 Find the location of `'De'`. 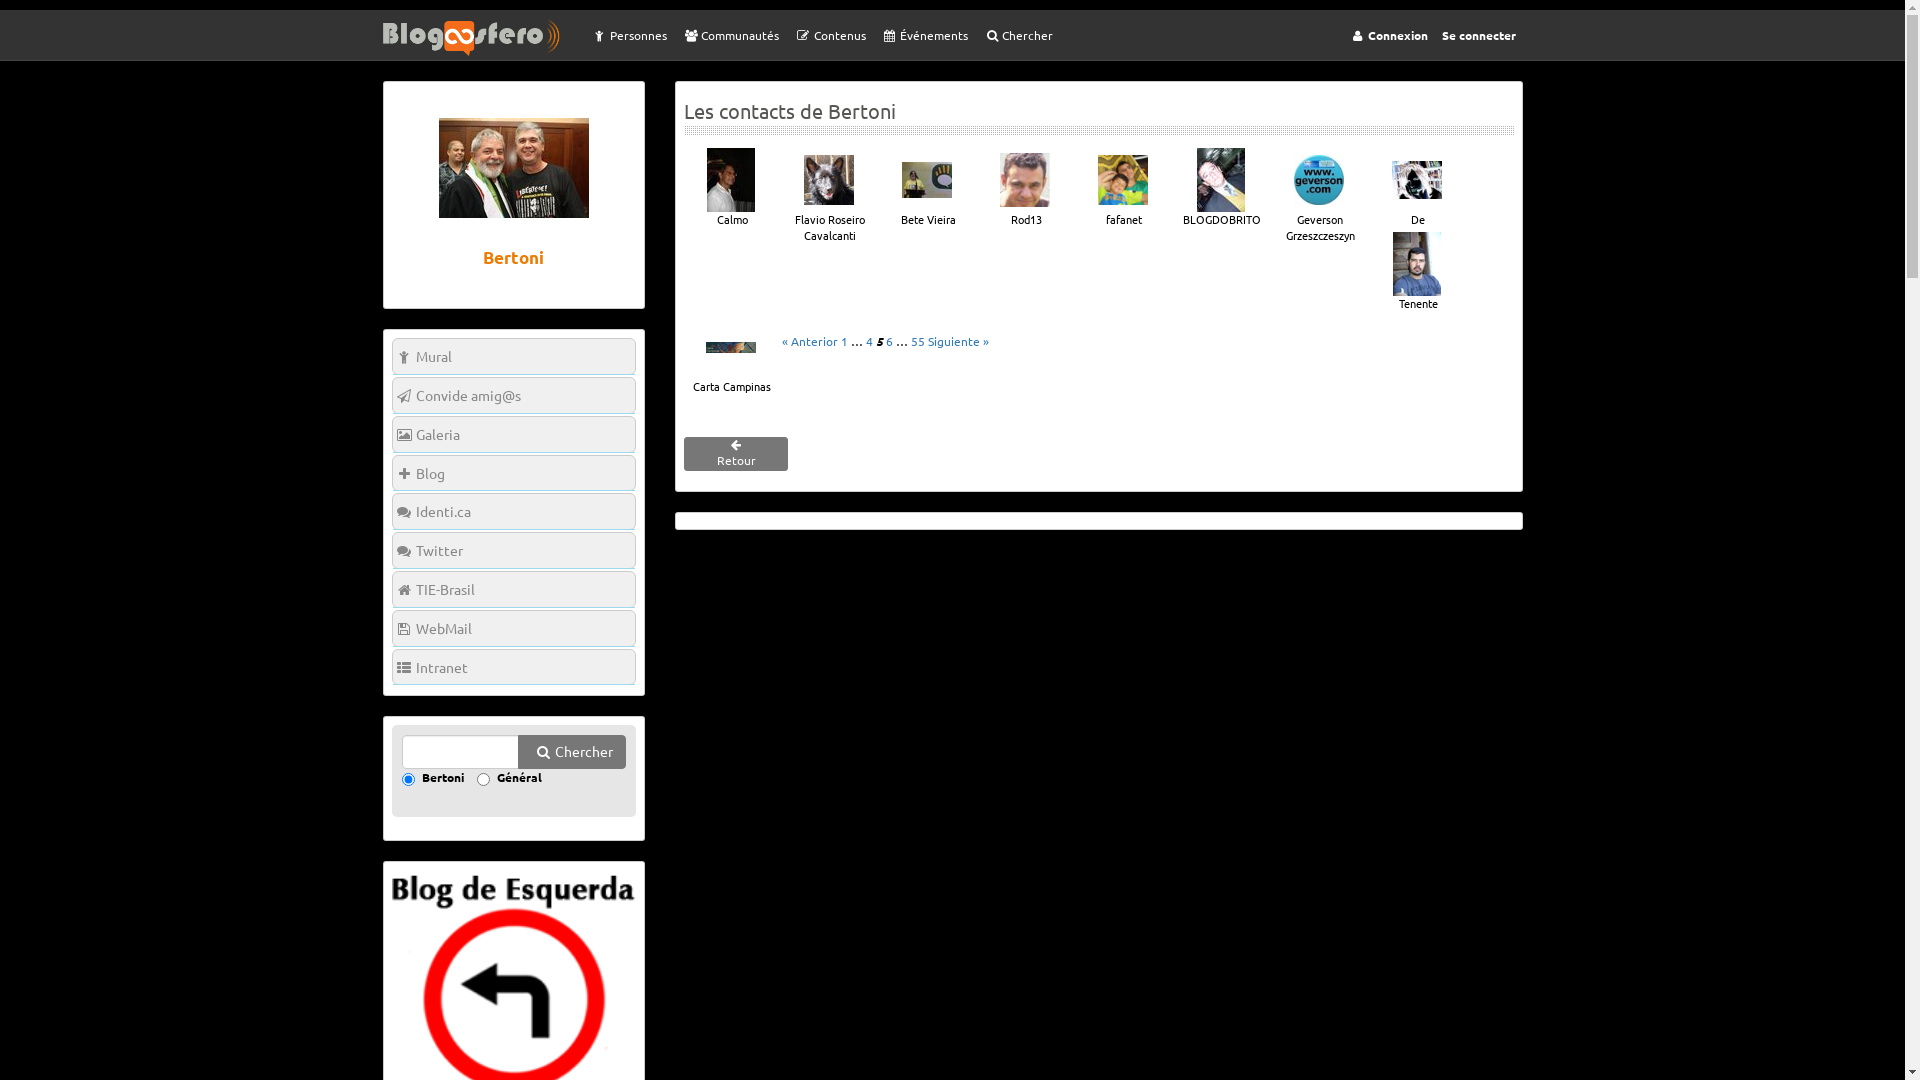

'De' is located at coordinates (1415, 188).